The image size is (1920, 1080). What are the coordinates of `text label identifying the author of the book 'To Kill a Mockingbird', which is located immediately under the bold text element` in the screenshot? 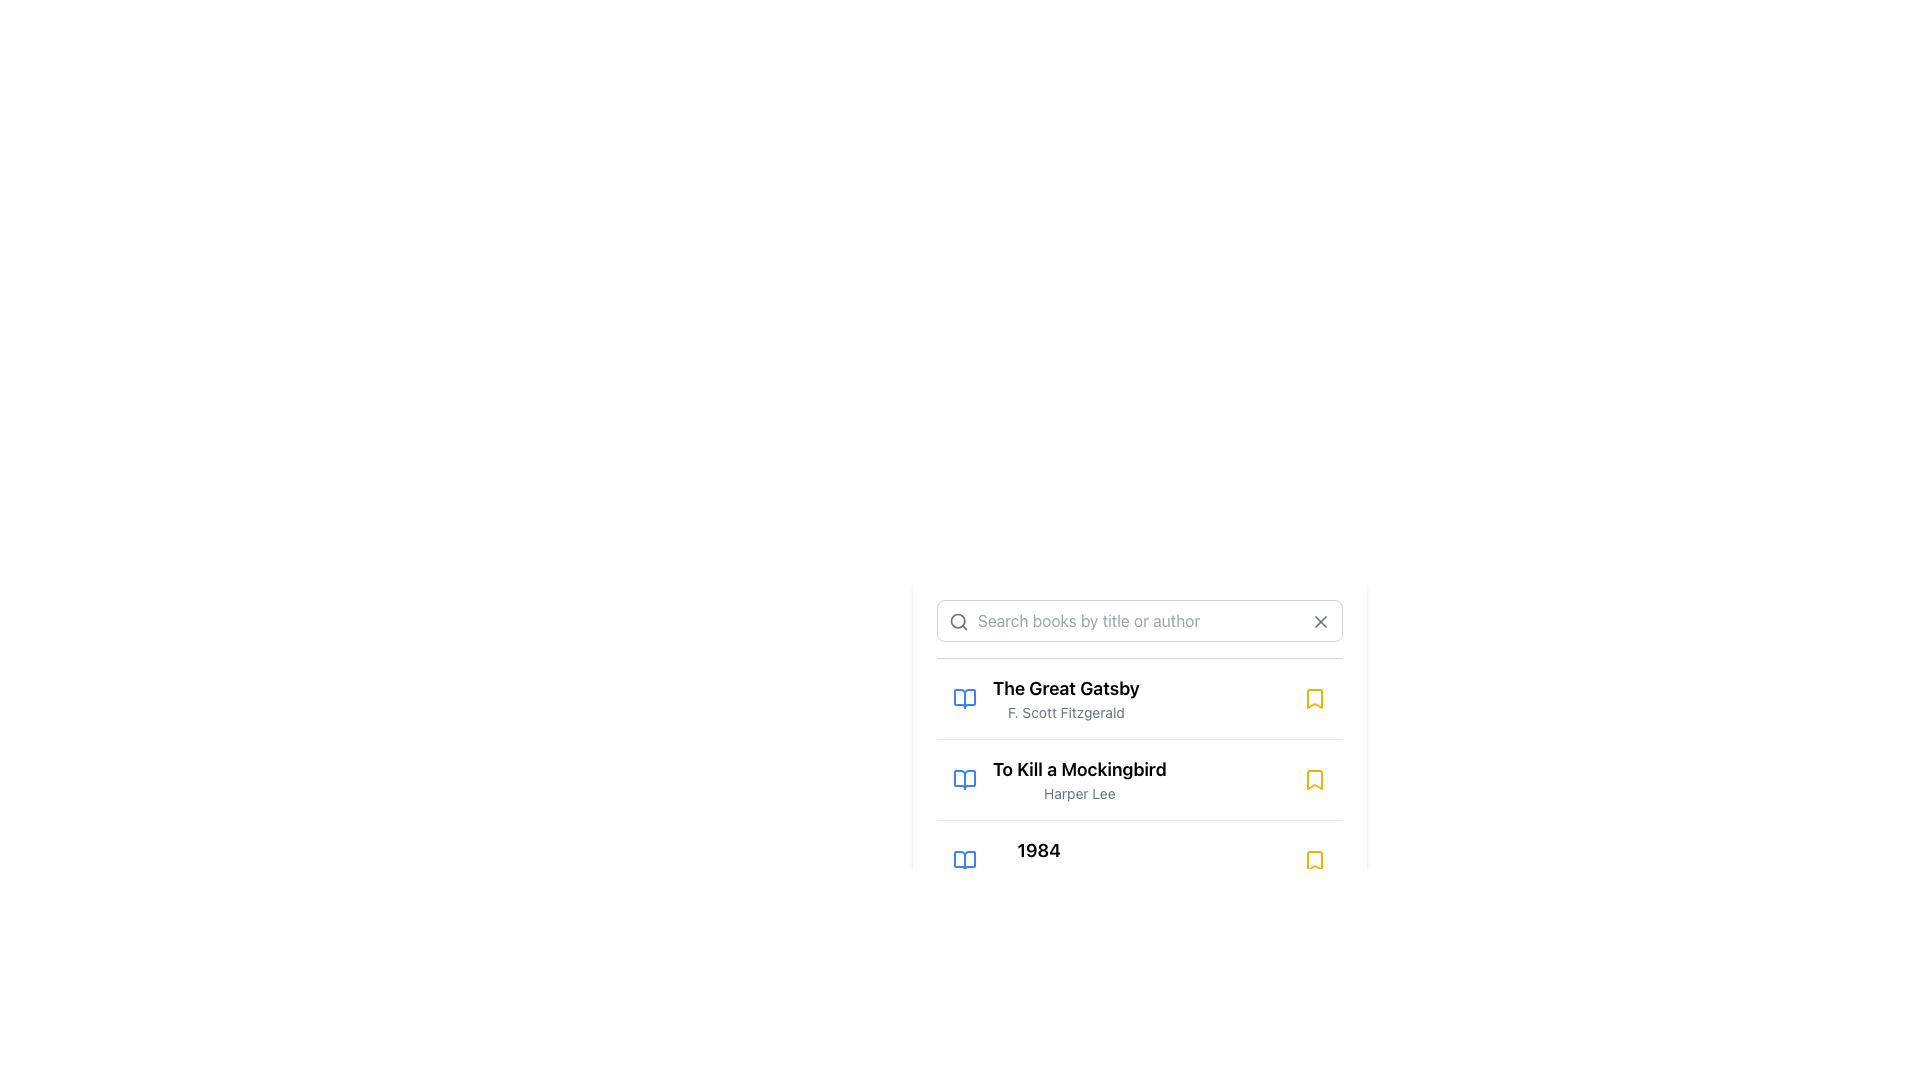 It's located at (1078, 793).